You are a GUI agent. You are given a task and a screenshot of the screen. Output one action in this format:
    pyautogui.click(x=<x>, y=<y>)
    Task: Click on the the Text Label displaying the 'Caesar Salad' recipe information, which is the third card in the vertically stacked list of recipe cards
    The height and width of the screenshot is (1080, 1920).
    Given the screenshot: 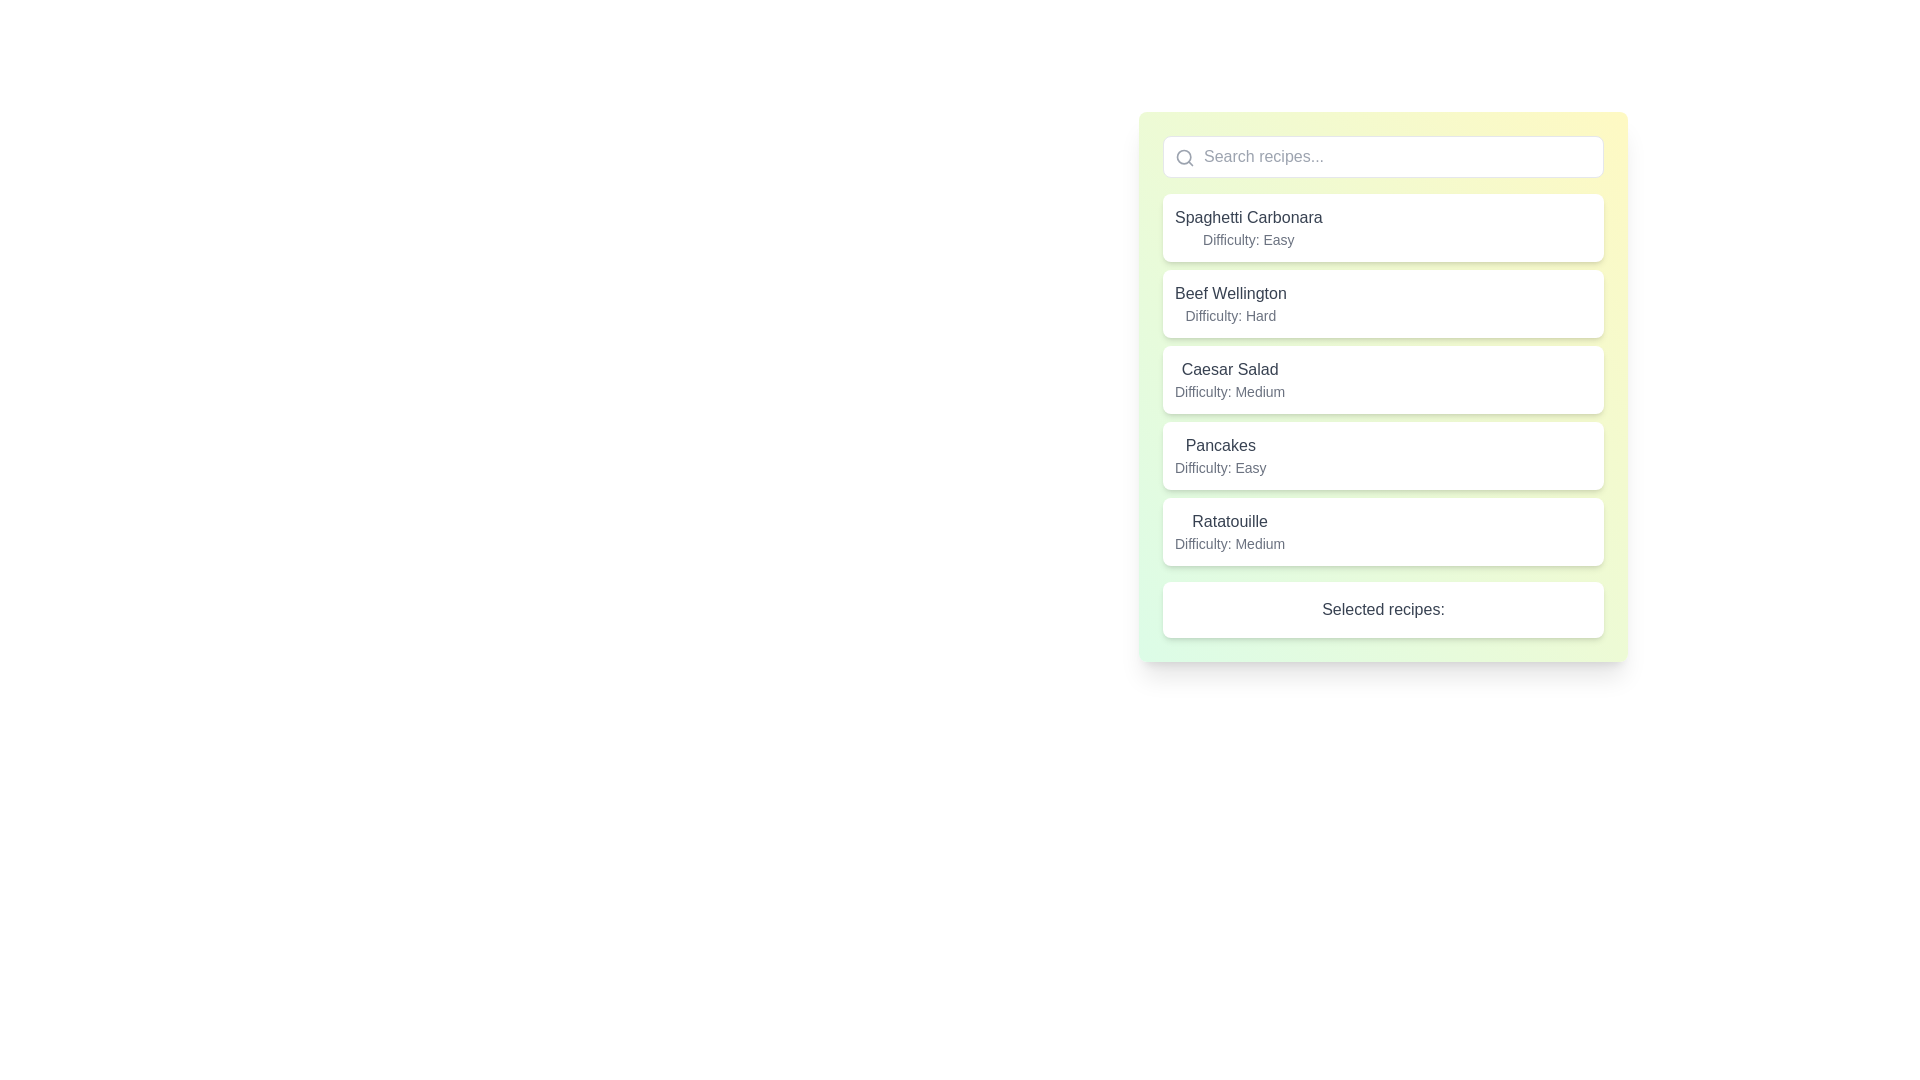 What is the action you would take?
    pyautogui.click(x=1229, y=380)
    